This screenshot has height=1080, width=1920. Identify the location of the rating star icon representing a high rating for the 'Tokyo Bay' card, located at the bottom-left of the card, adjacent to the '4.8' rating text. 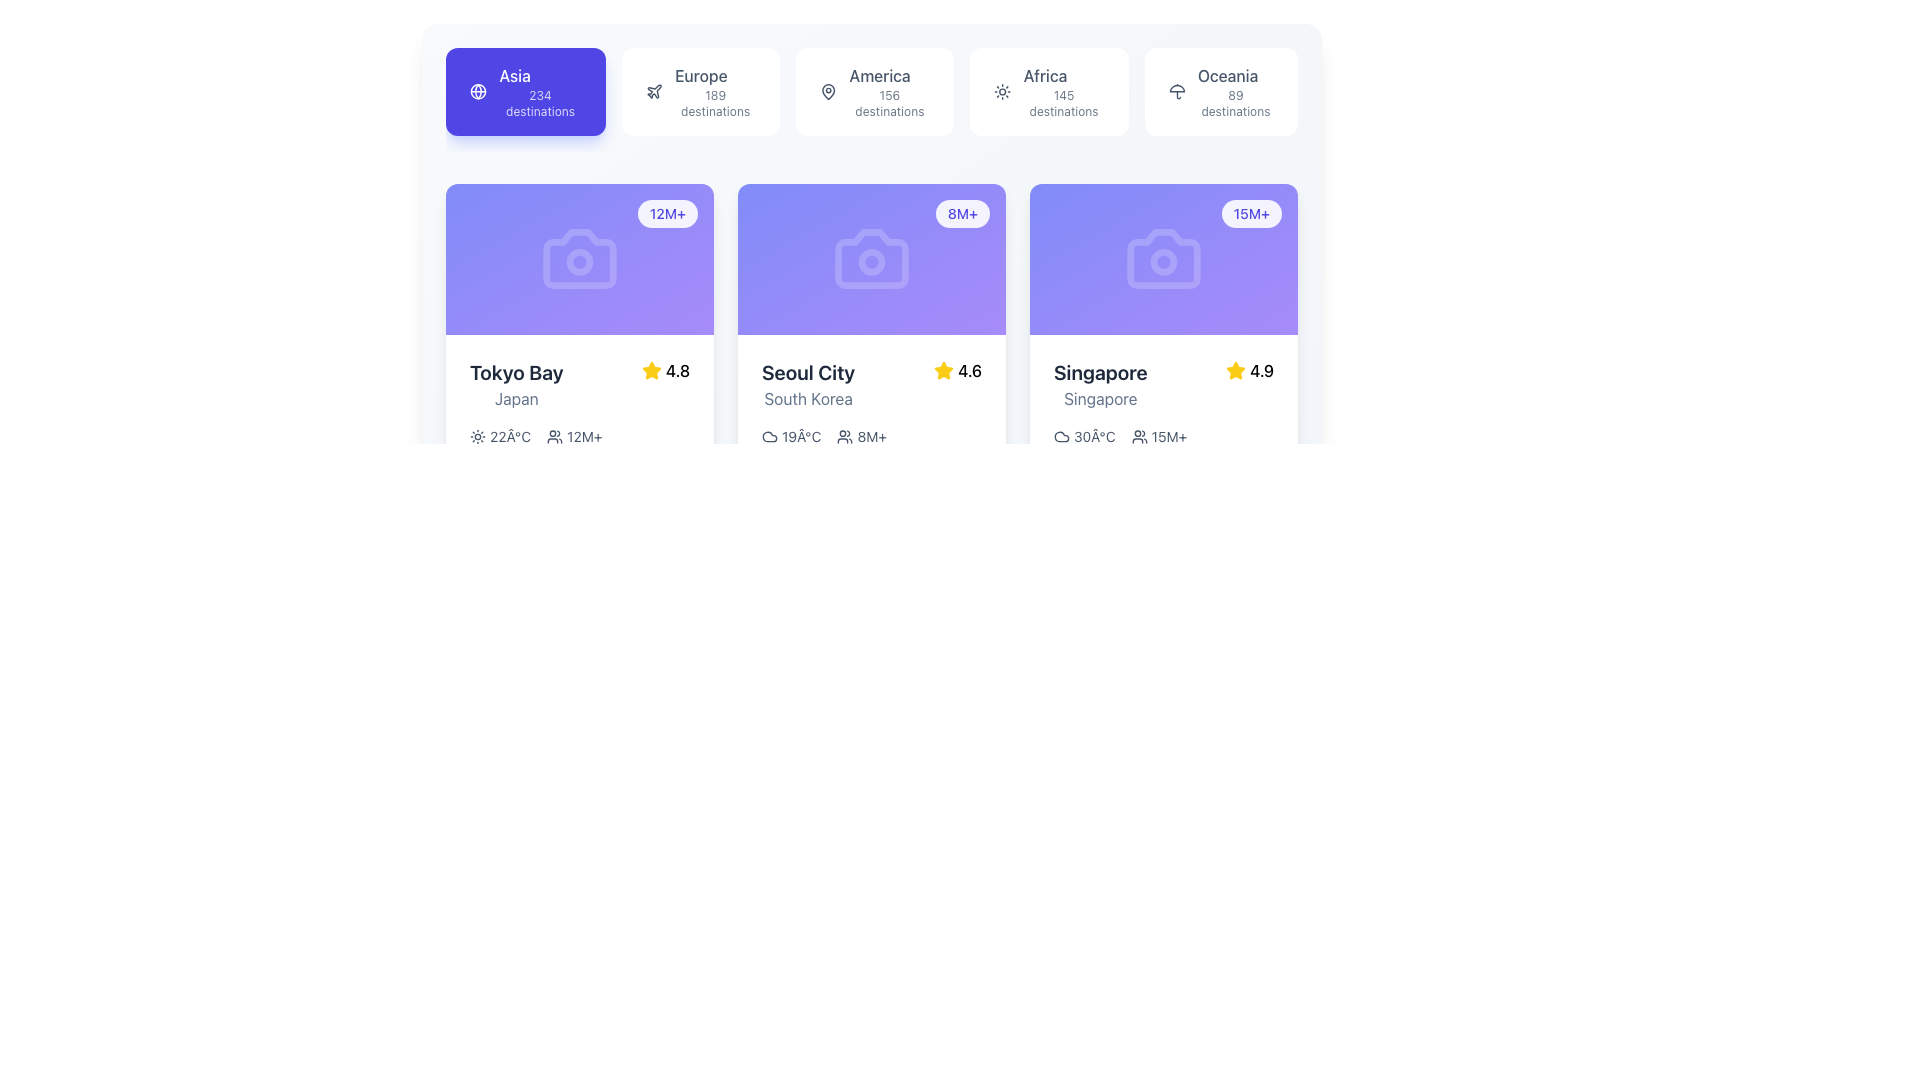
(651, 370).